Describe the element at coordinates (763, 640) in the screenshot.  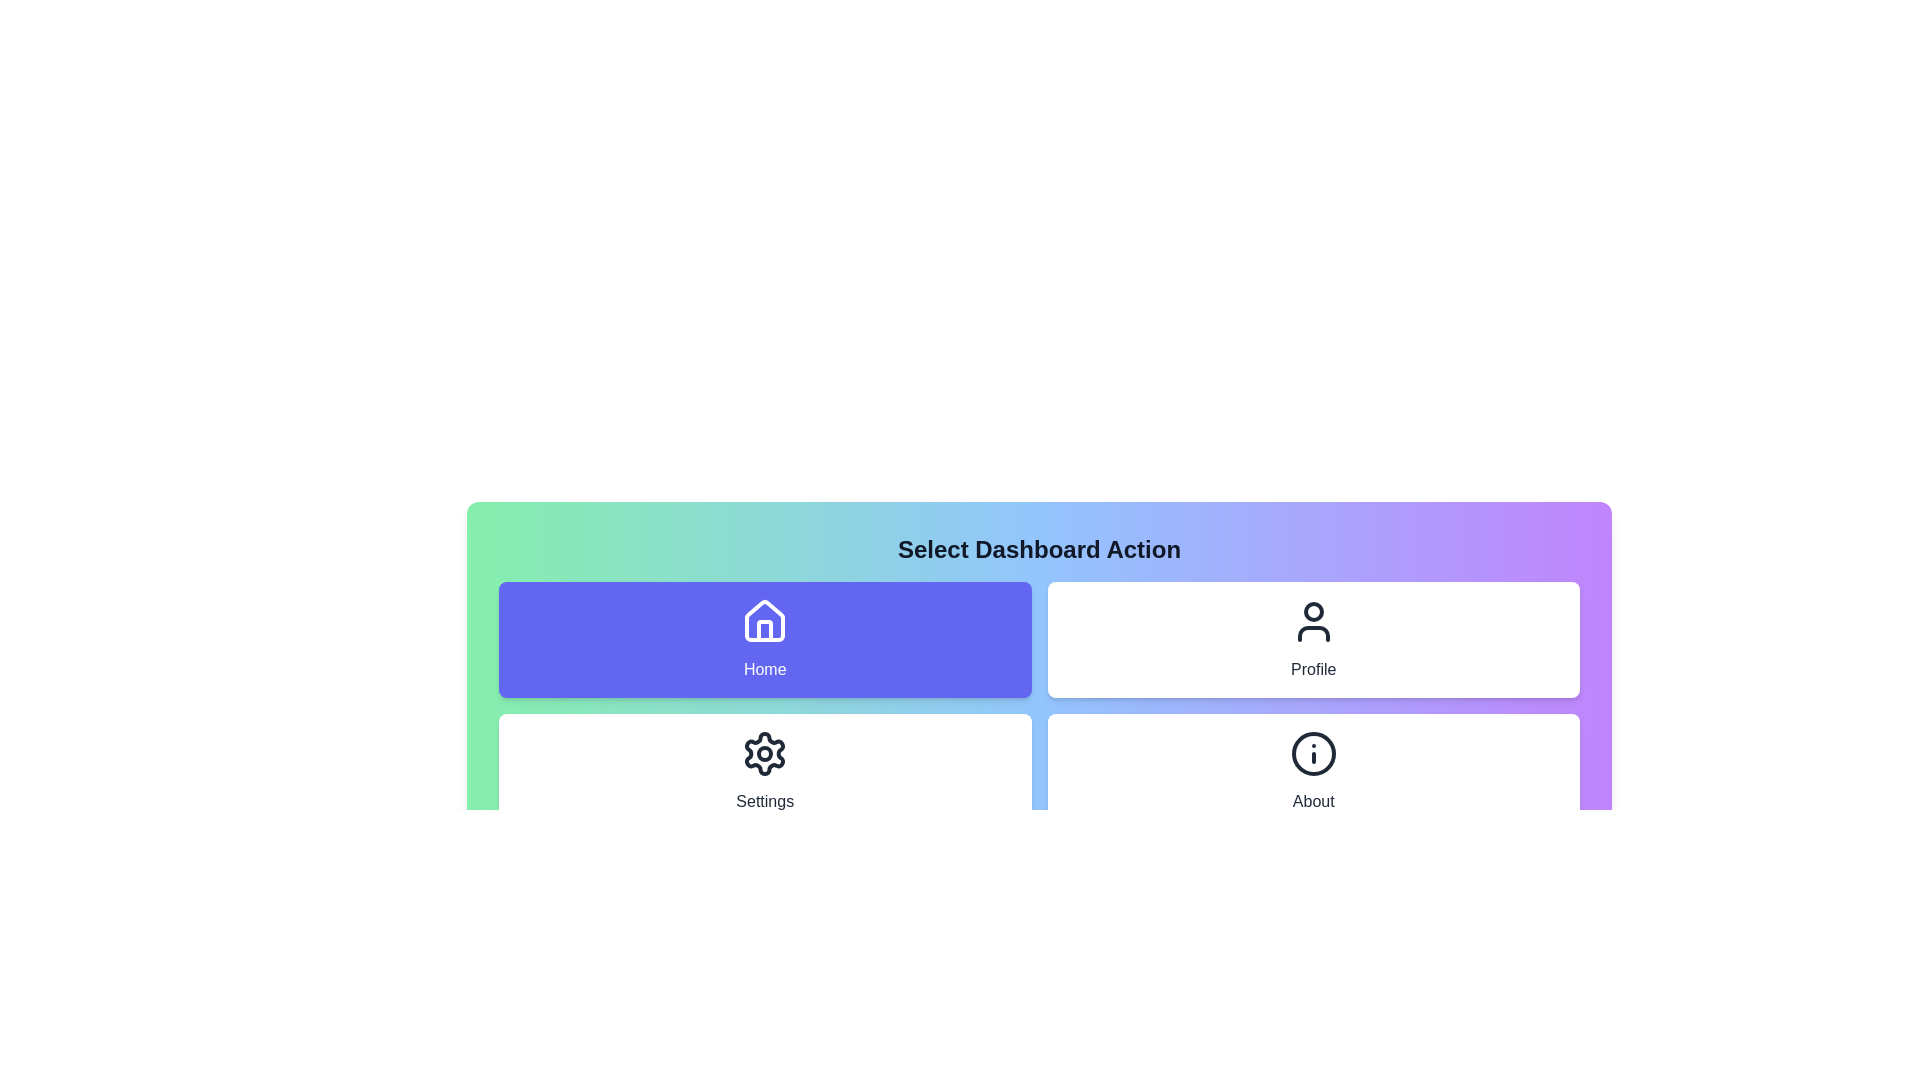
I see `the Home button to observe its visual effect` at that location.